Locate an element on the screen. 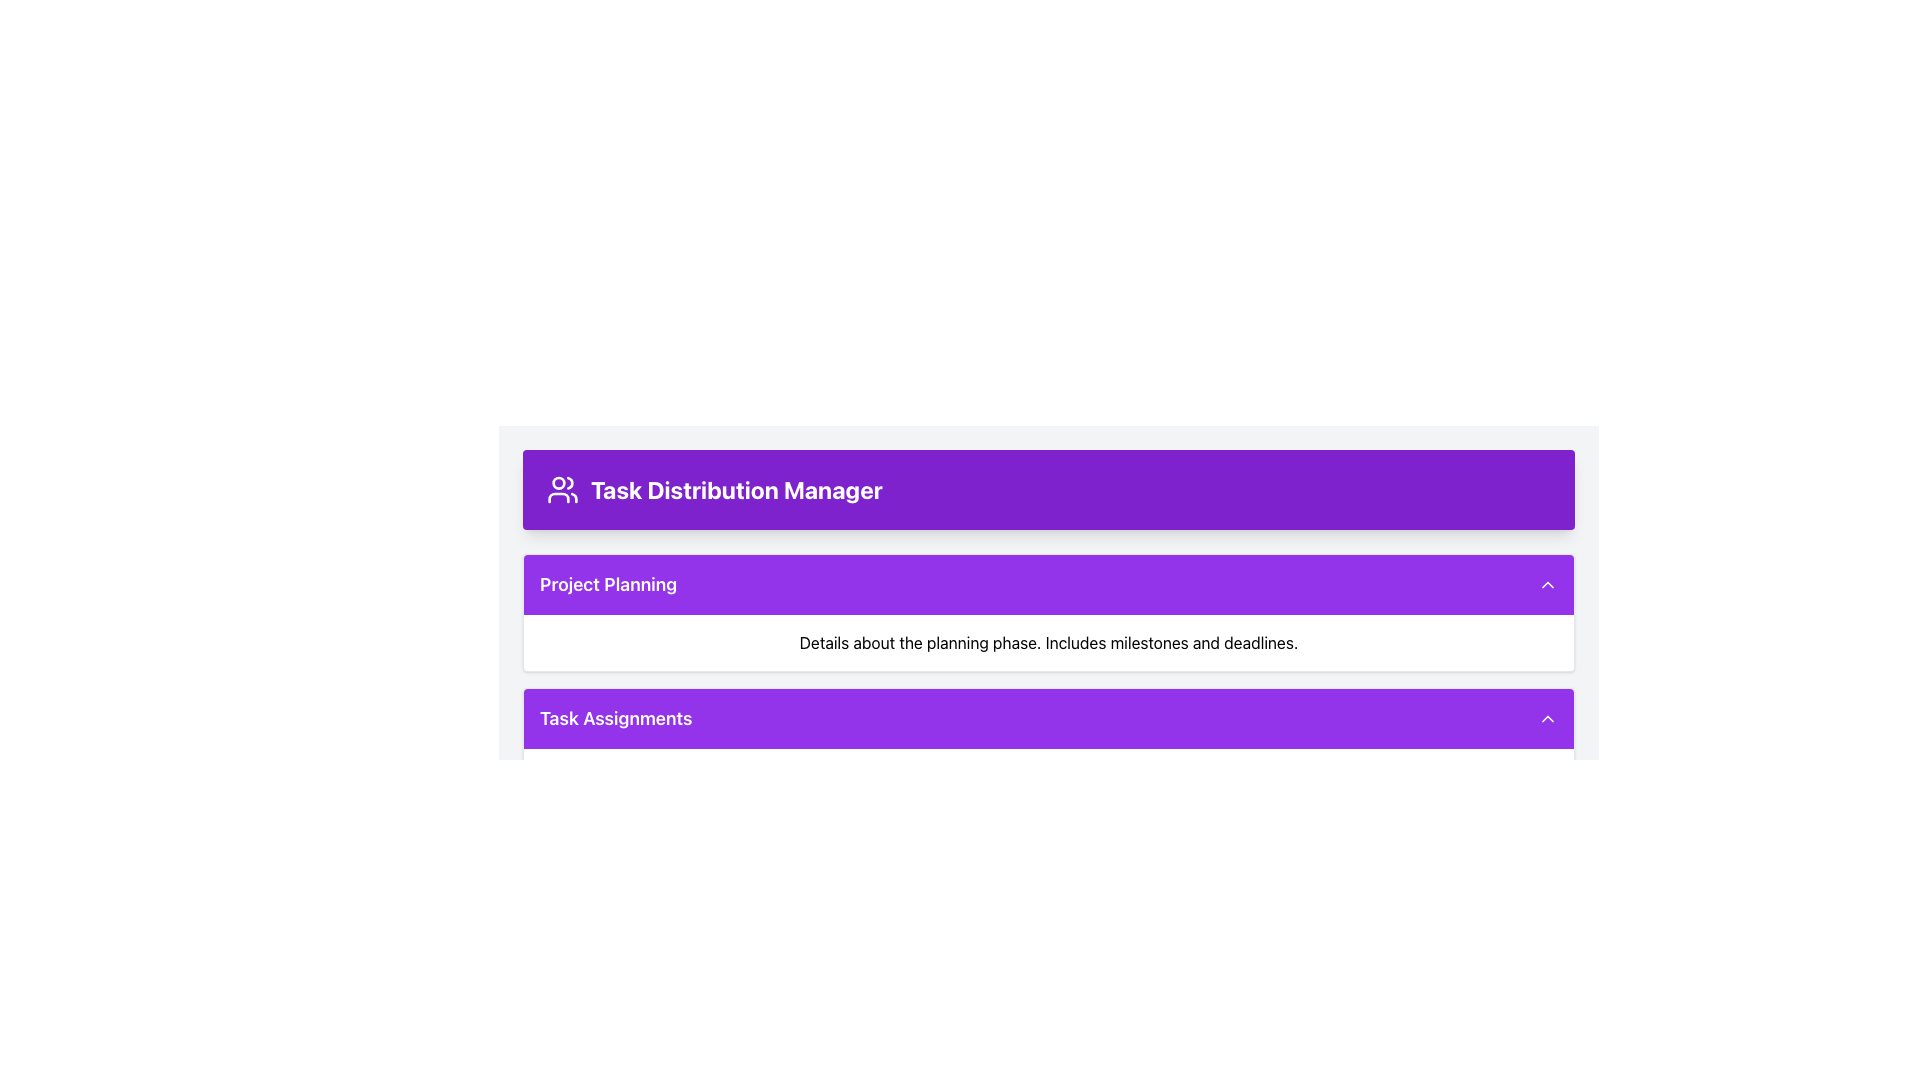 This screenshot has width=1920, height=1080. the lower horizontal component of the SVG icon representing the user's context in the 'Task Distribution Manager' section, located near the left edge of the purple header bar is located at coordinates (558, 496).